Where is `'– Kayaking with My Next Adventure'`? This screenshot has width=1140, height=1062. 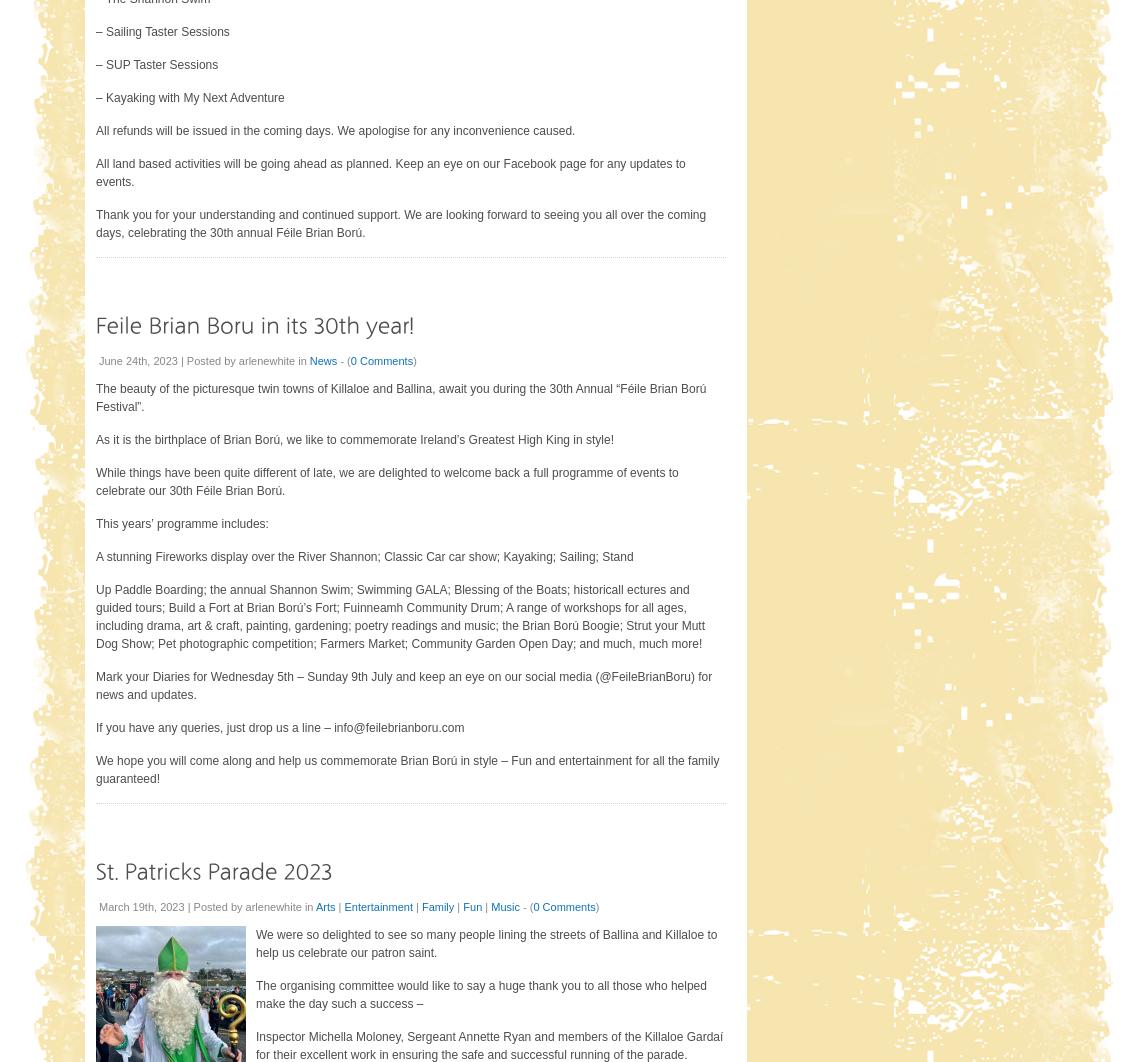
'– Kayaking with My Next Adventure' is located at coordinates (190, 98).